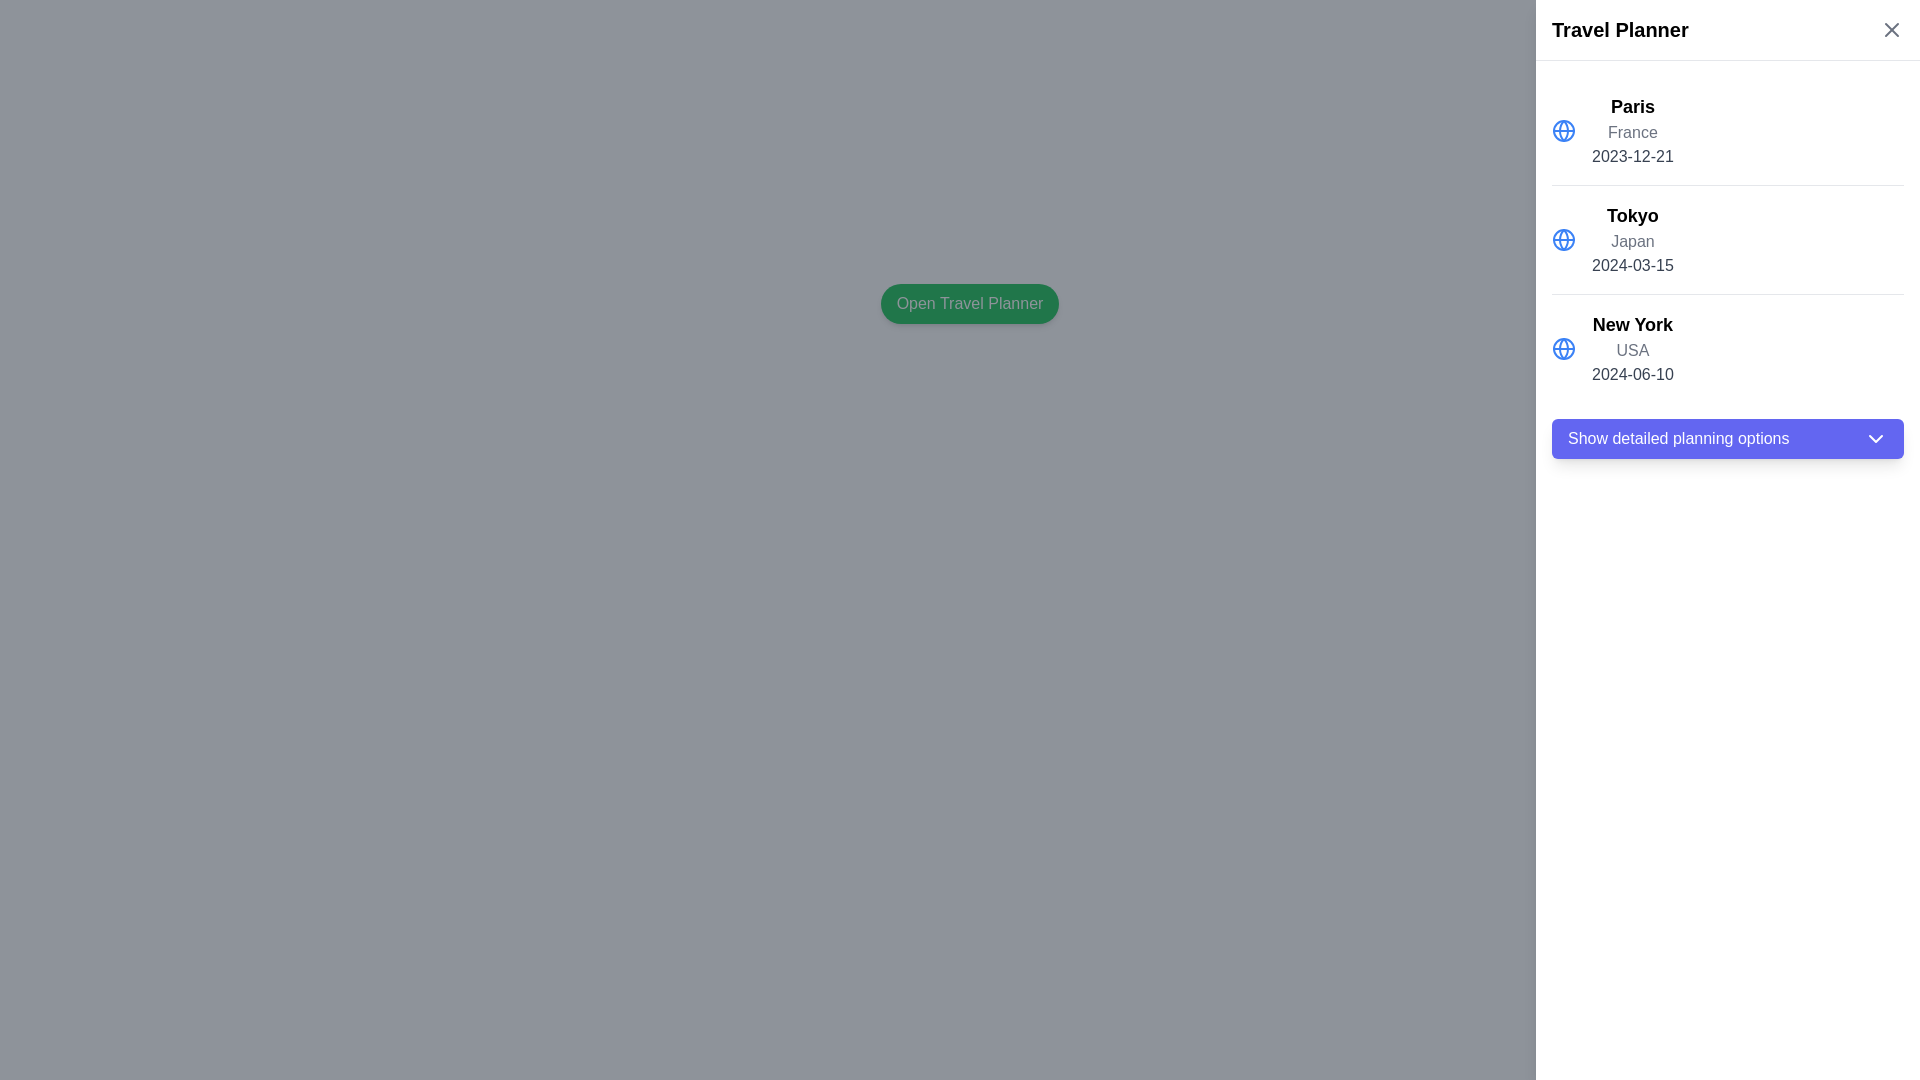  Describe the element at coordinates (1632, 132) in the screenshot. I see `the static text label displaying 'France', located beneath 'Paris' and above '2023-12-21' in the Travel Planner section` at that location.